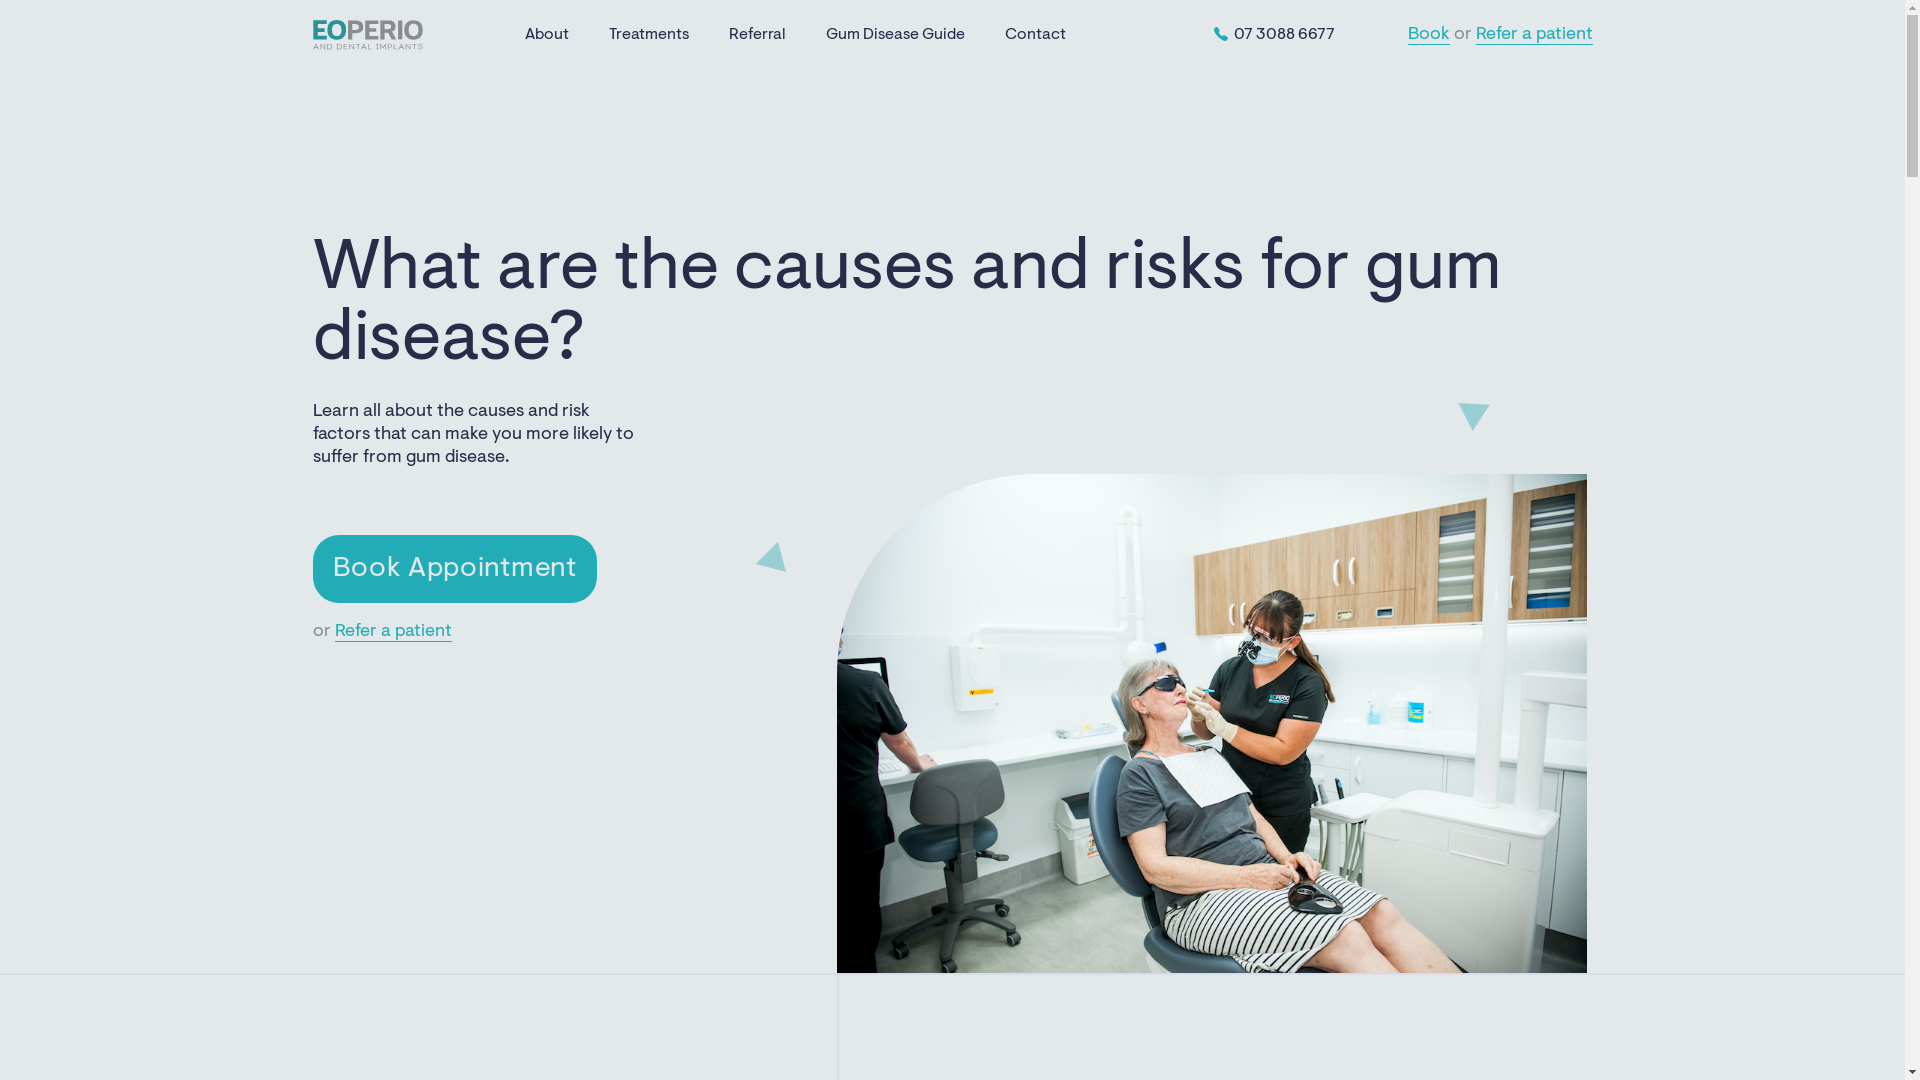  Describe the element at coordinates (1428, 35) in the screenshot. I see `'Book'` at that location.